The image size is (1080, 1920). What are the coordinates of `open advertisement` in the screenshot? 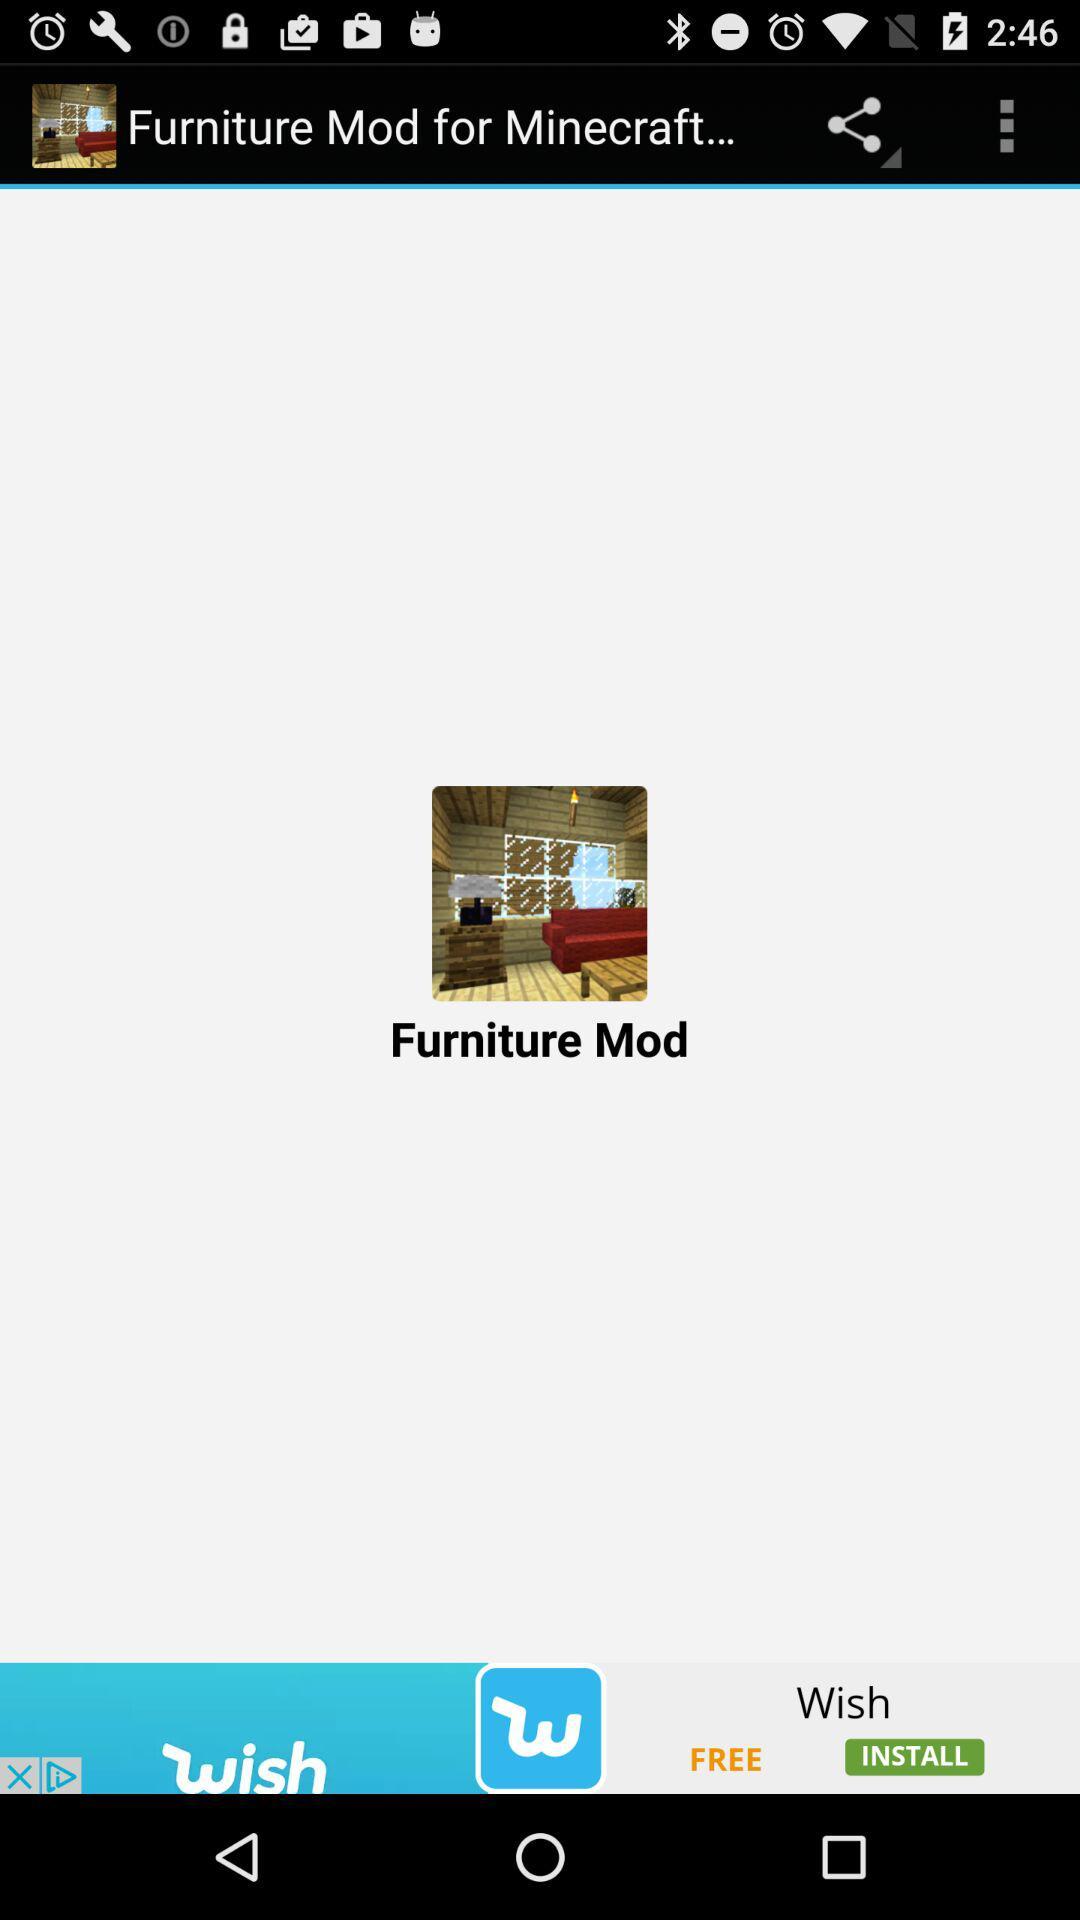 It's located at (540, 1727).